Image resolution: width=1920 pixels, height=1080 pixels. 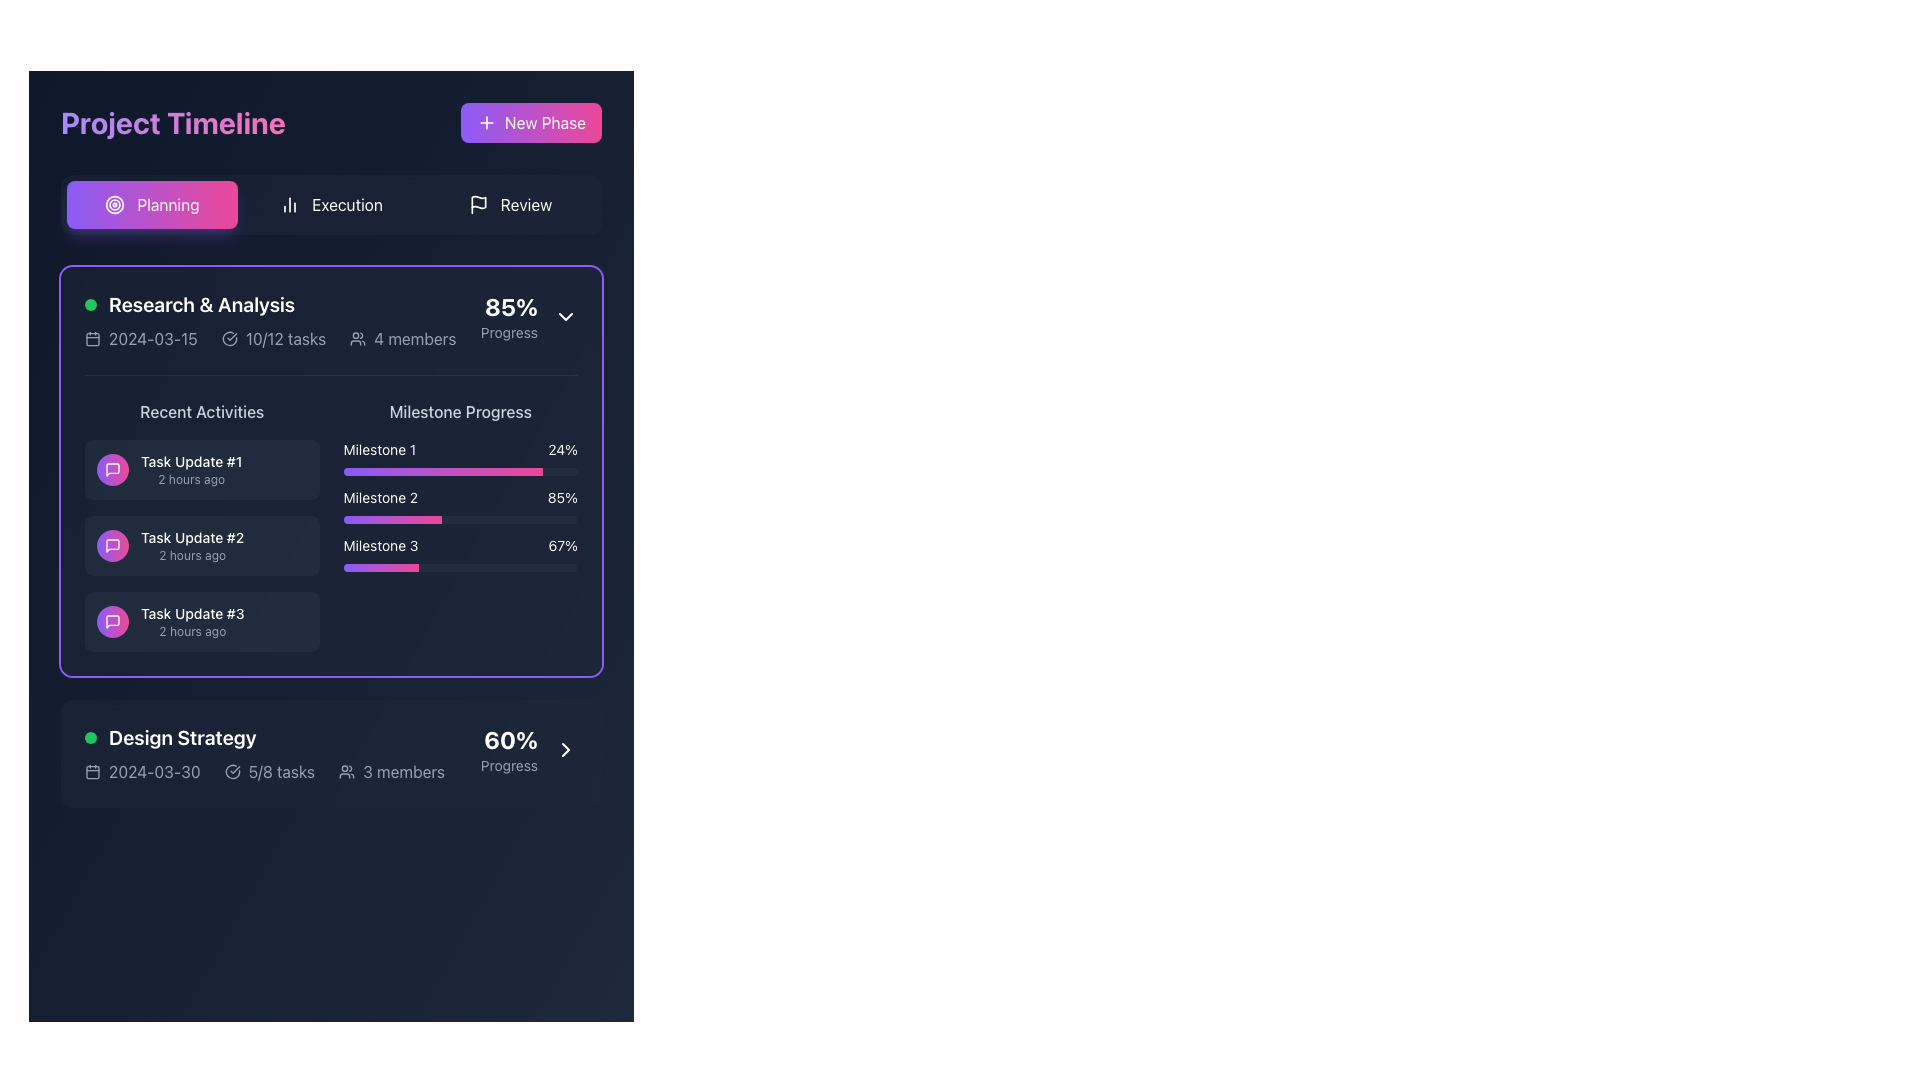 I want to click on date displayed as '2024-03-15' from the static text element with a calendar icon in the 'Research & Analysis' section, so click(x=140, y=338).